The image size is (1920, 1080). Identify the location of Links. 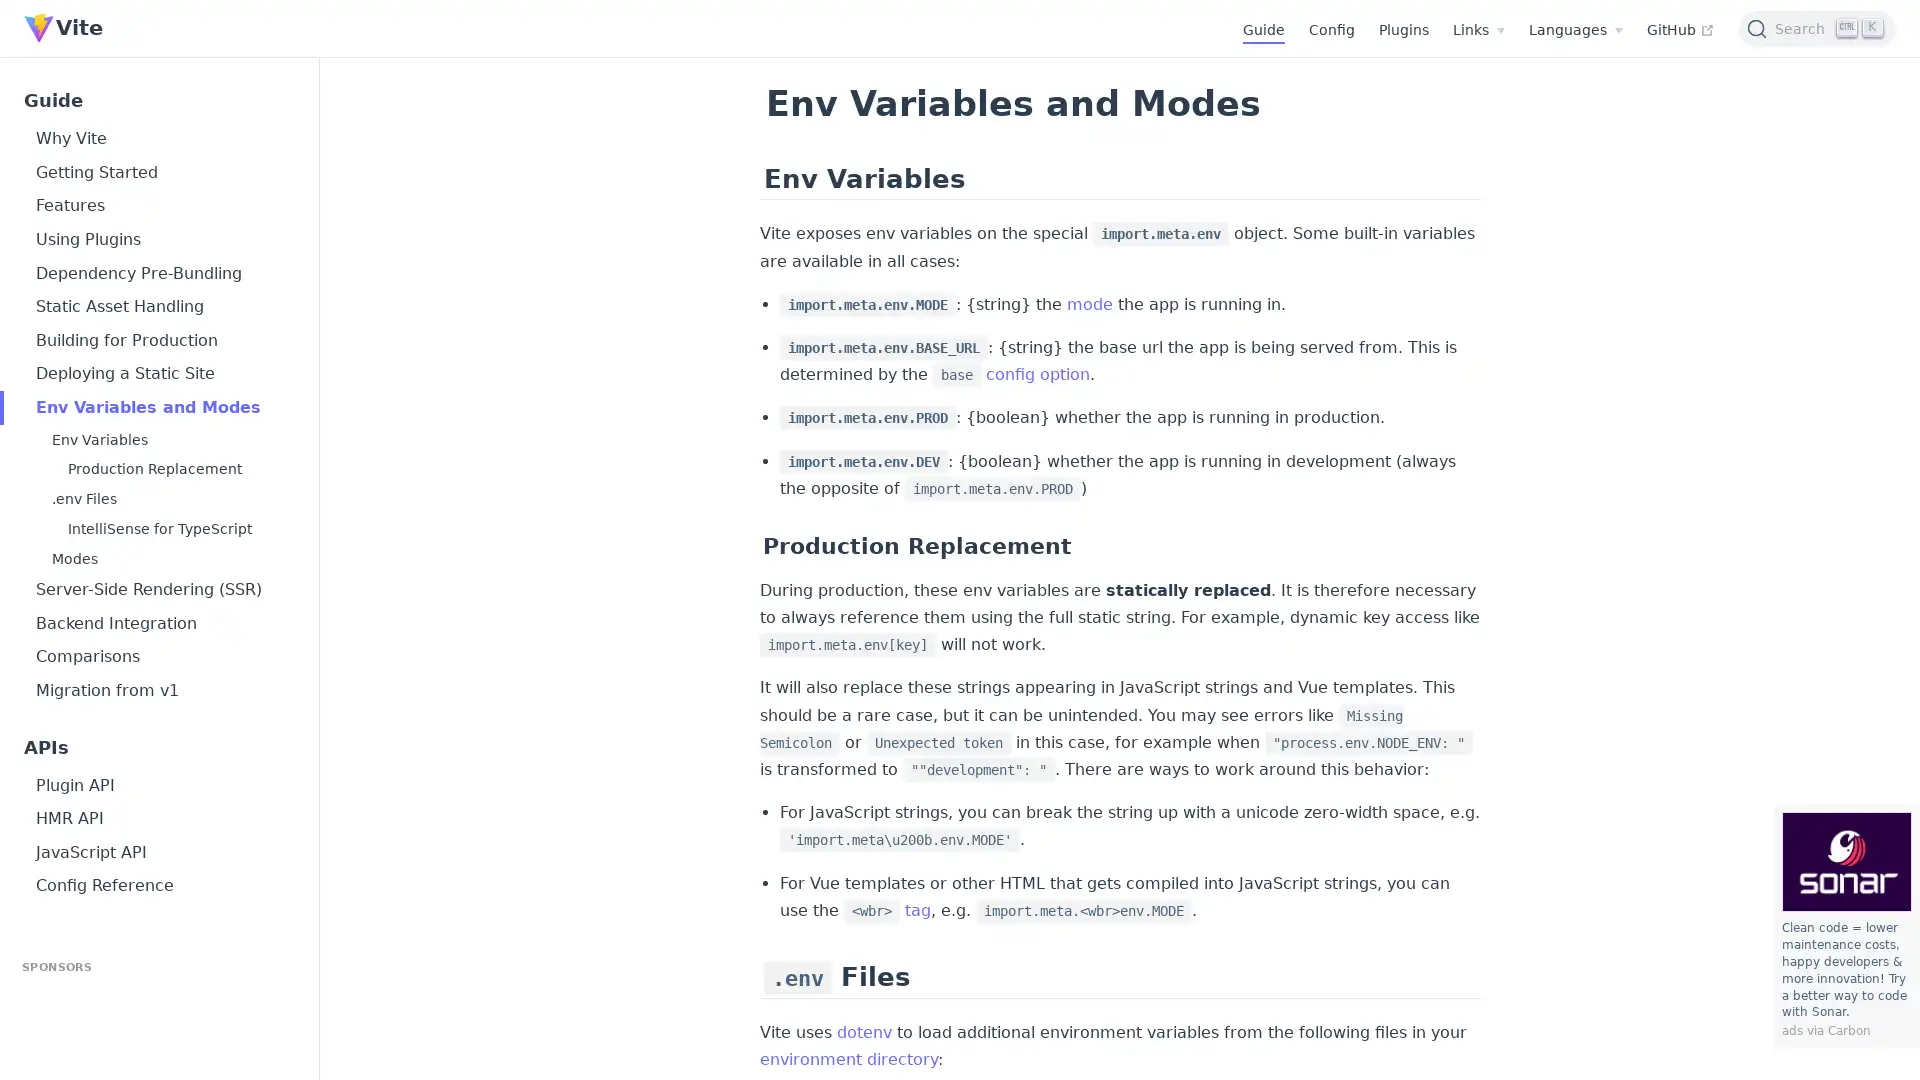
(1478, 30).